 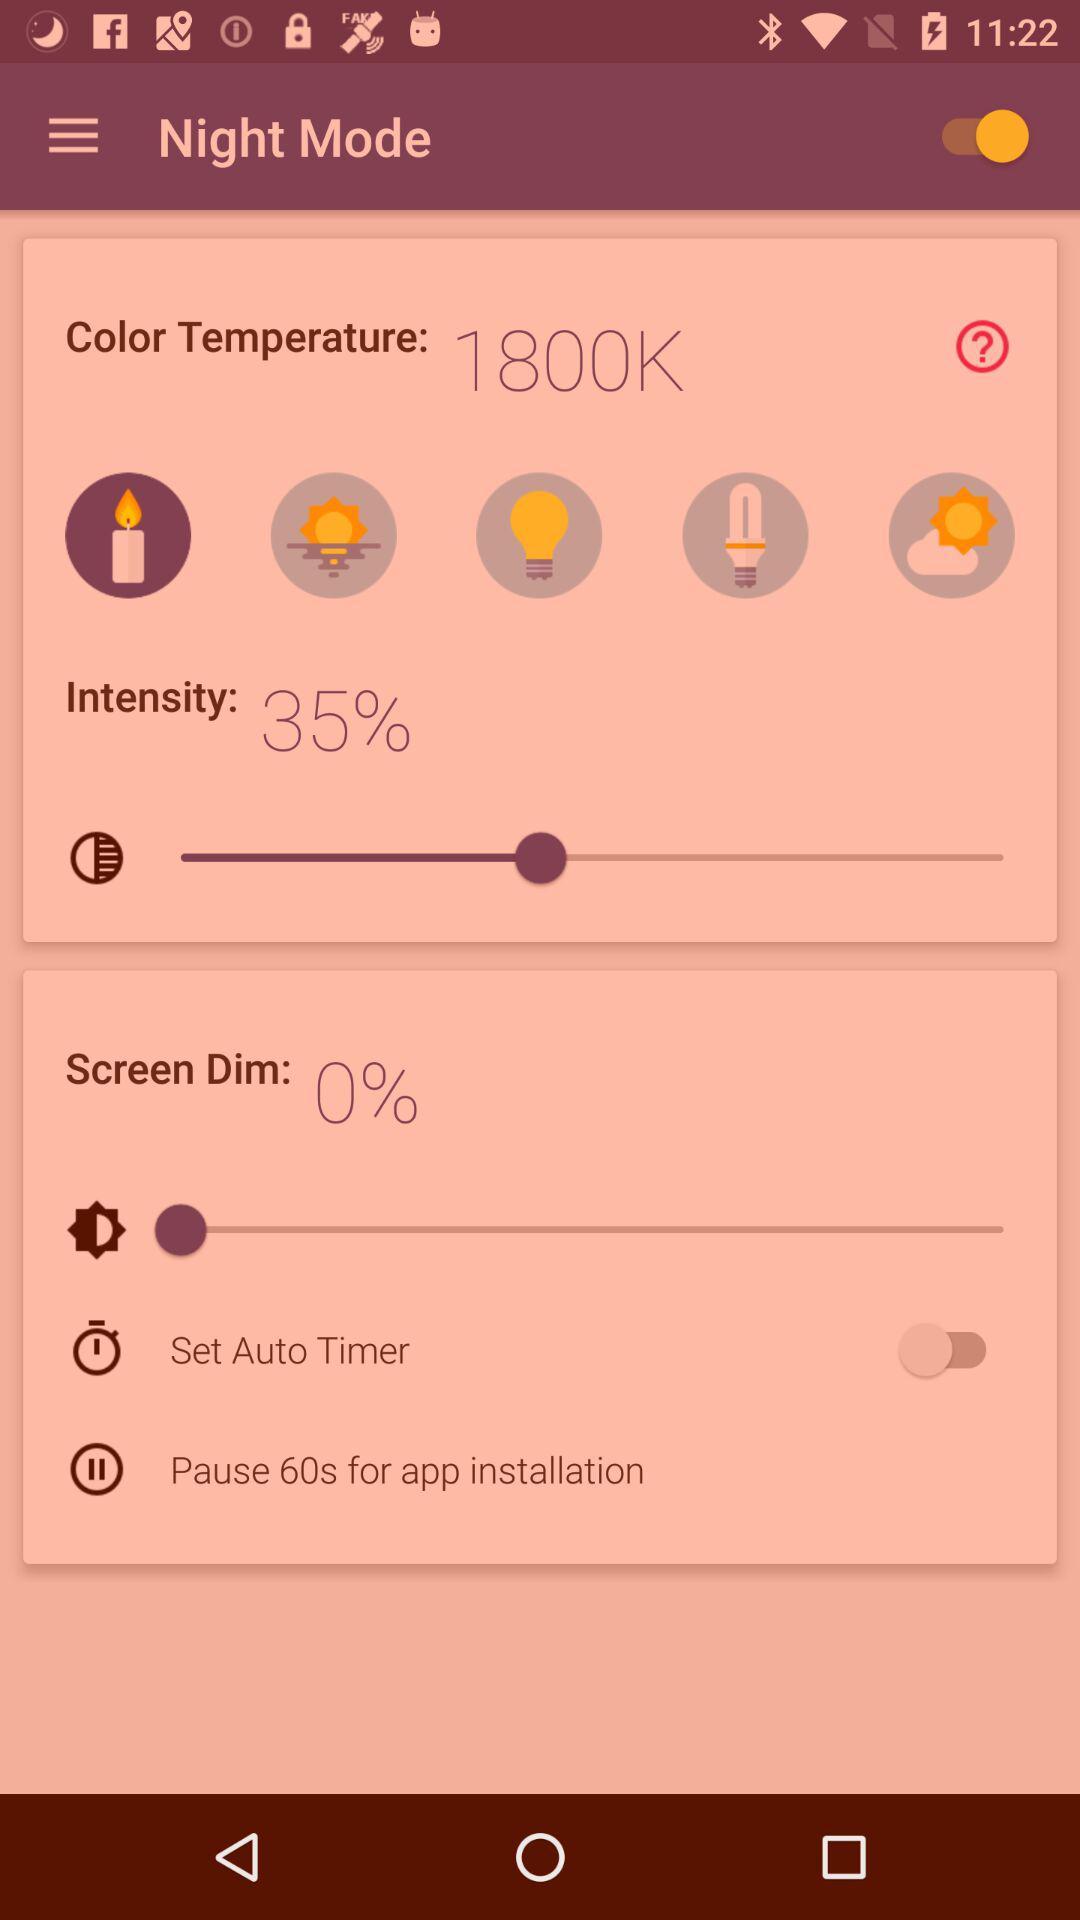 I want to click on item above pause 60s for, so click(x=529, y=1349).